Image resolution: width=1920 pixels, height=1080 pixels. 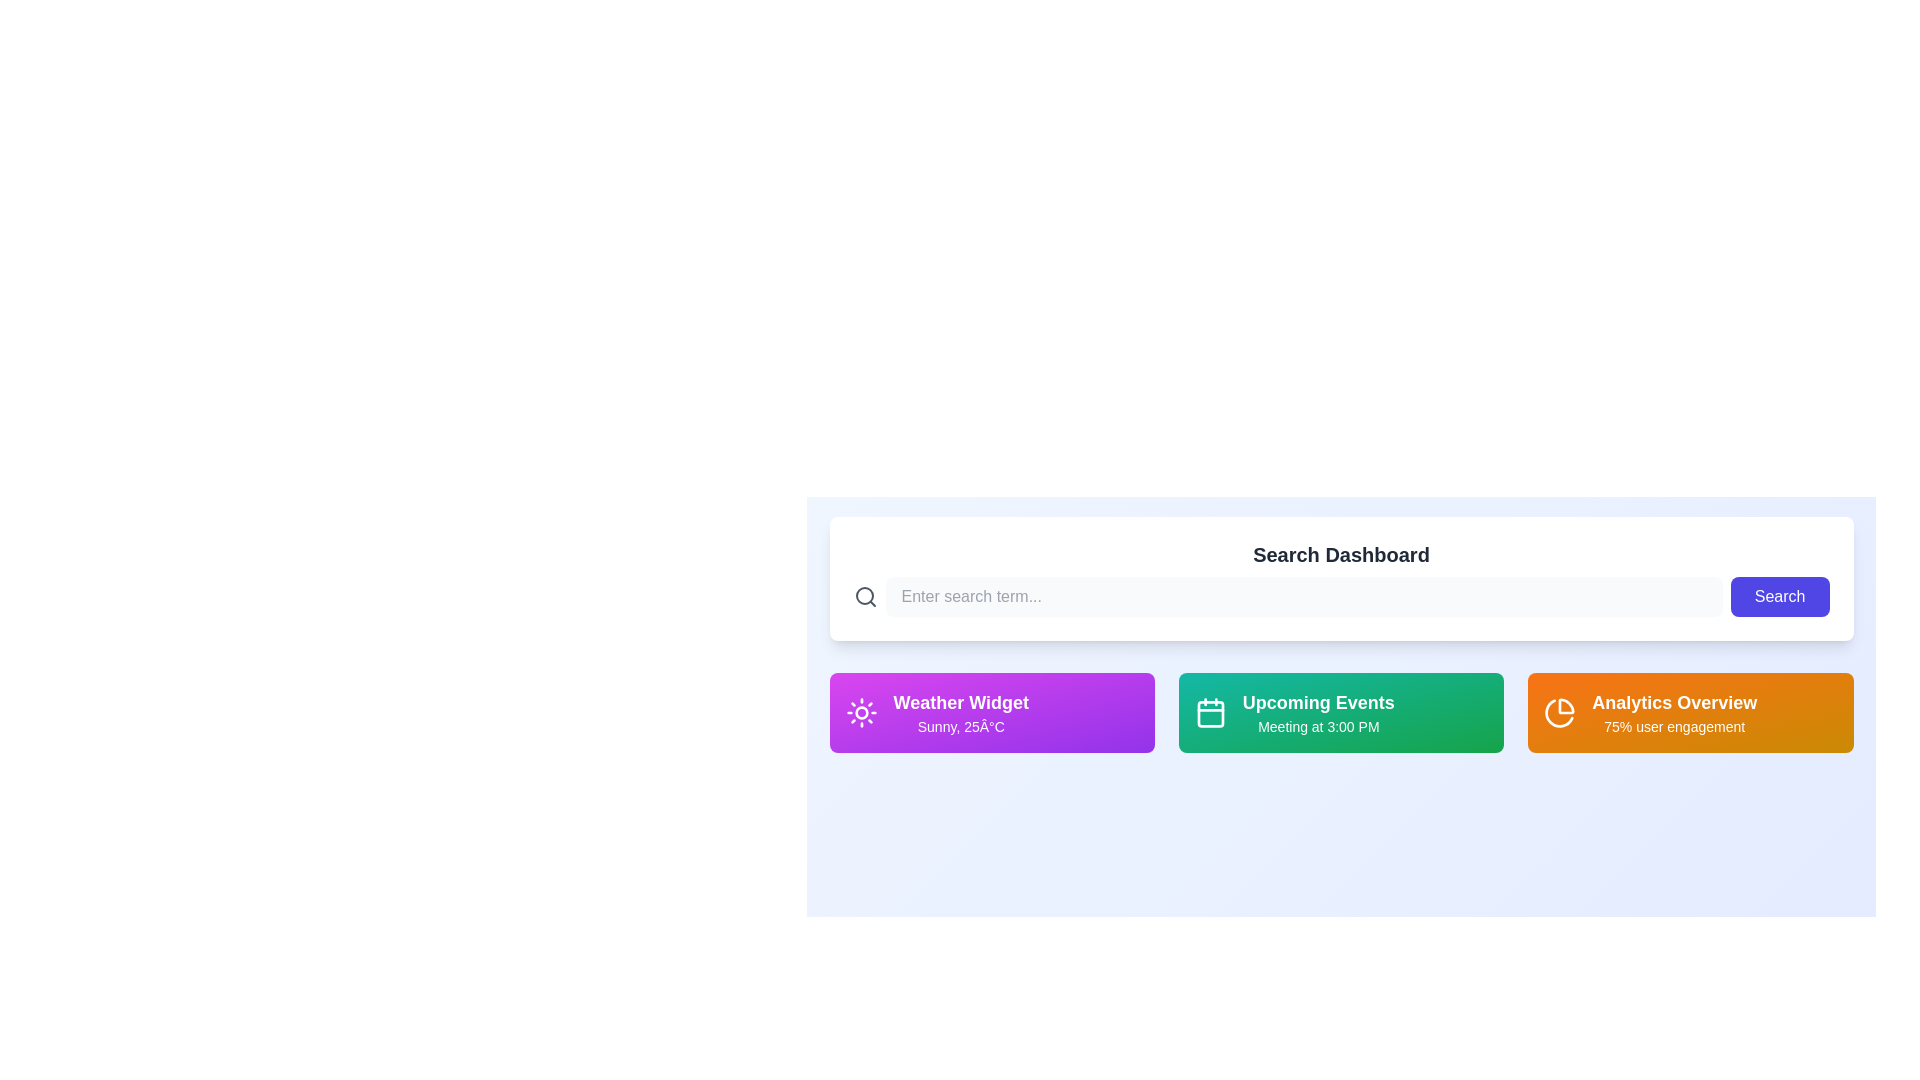 What do you see at coordinates (861, 712) in the screenshot?
I see `the sun icon representing sunny weather, which is located in the 'Weather Widget' card, to the left of the title 'Weather Widget' and the weather description text 'Sunny, 25°C'` at bounding box center [861, 712].